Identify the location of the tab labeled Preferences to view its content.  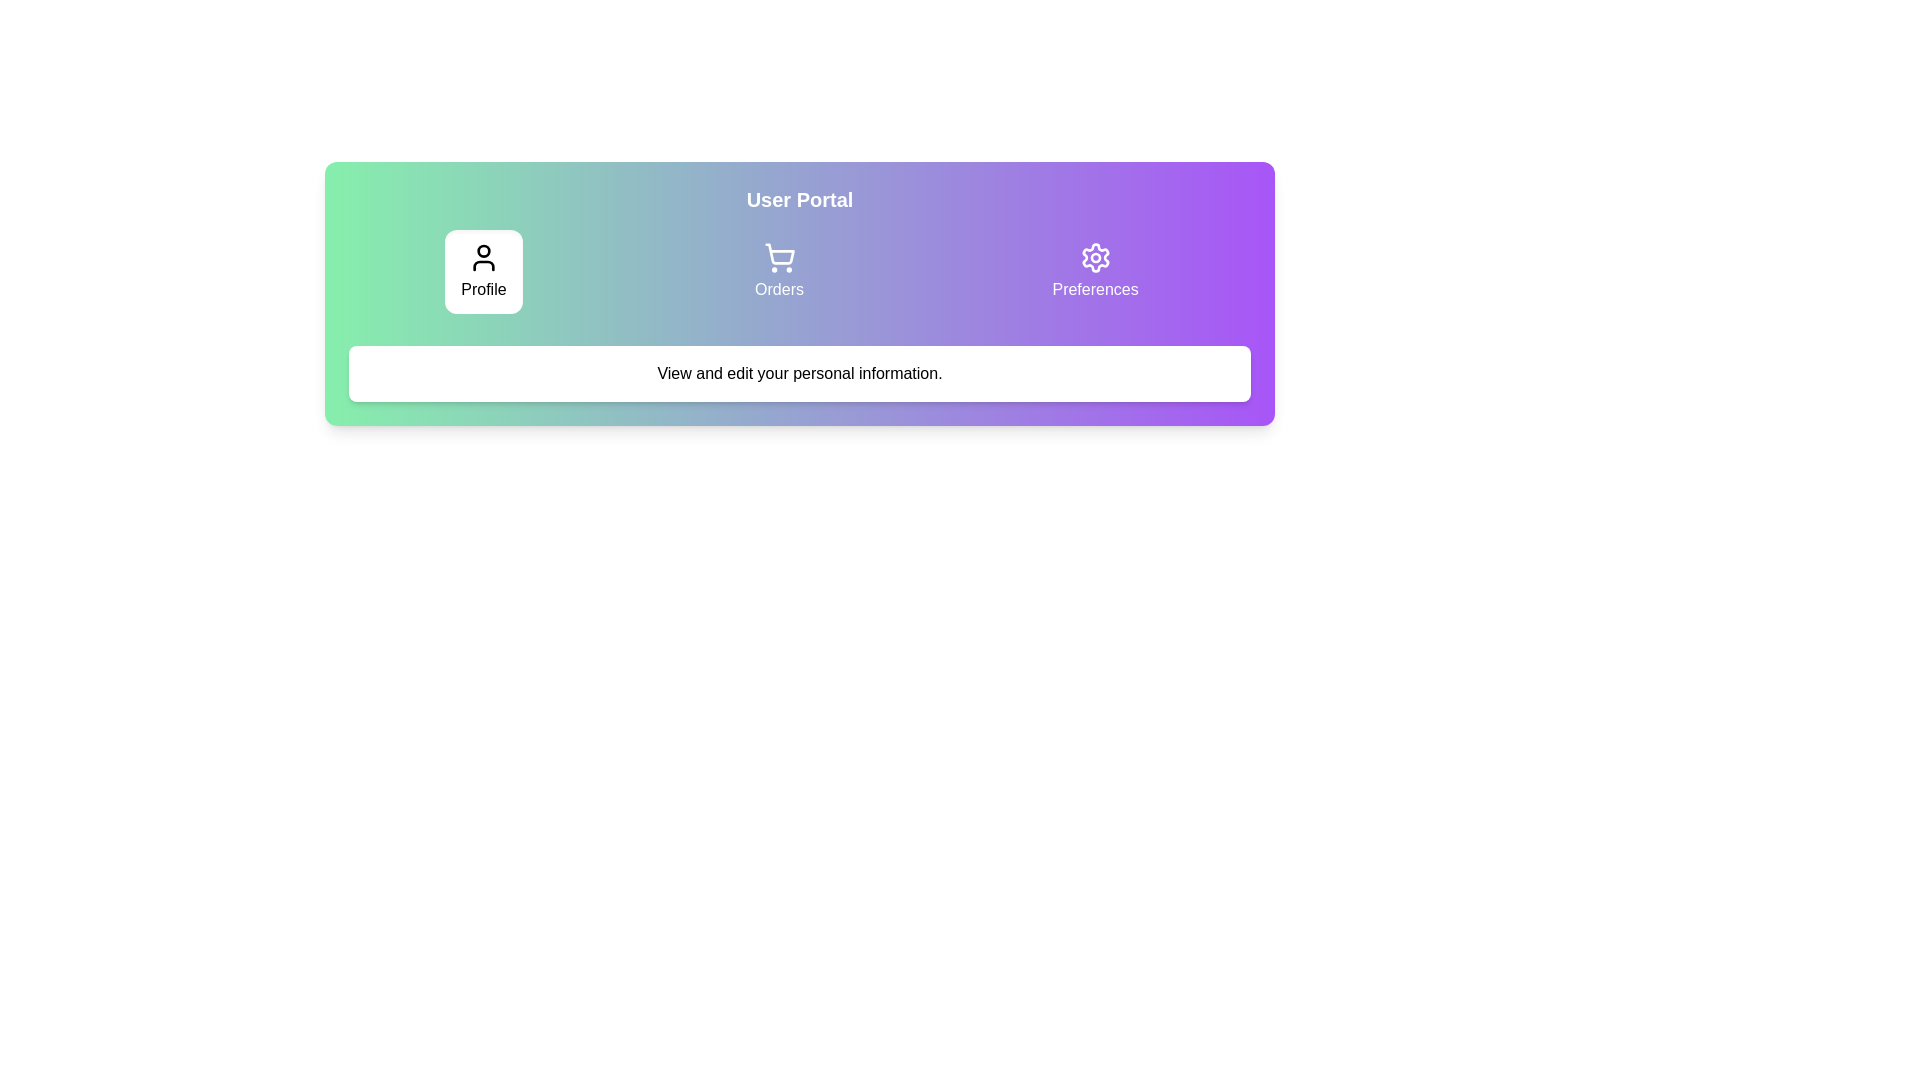
(1094, 272).